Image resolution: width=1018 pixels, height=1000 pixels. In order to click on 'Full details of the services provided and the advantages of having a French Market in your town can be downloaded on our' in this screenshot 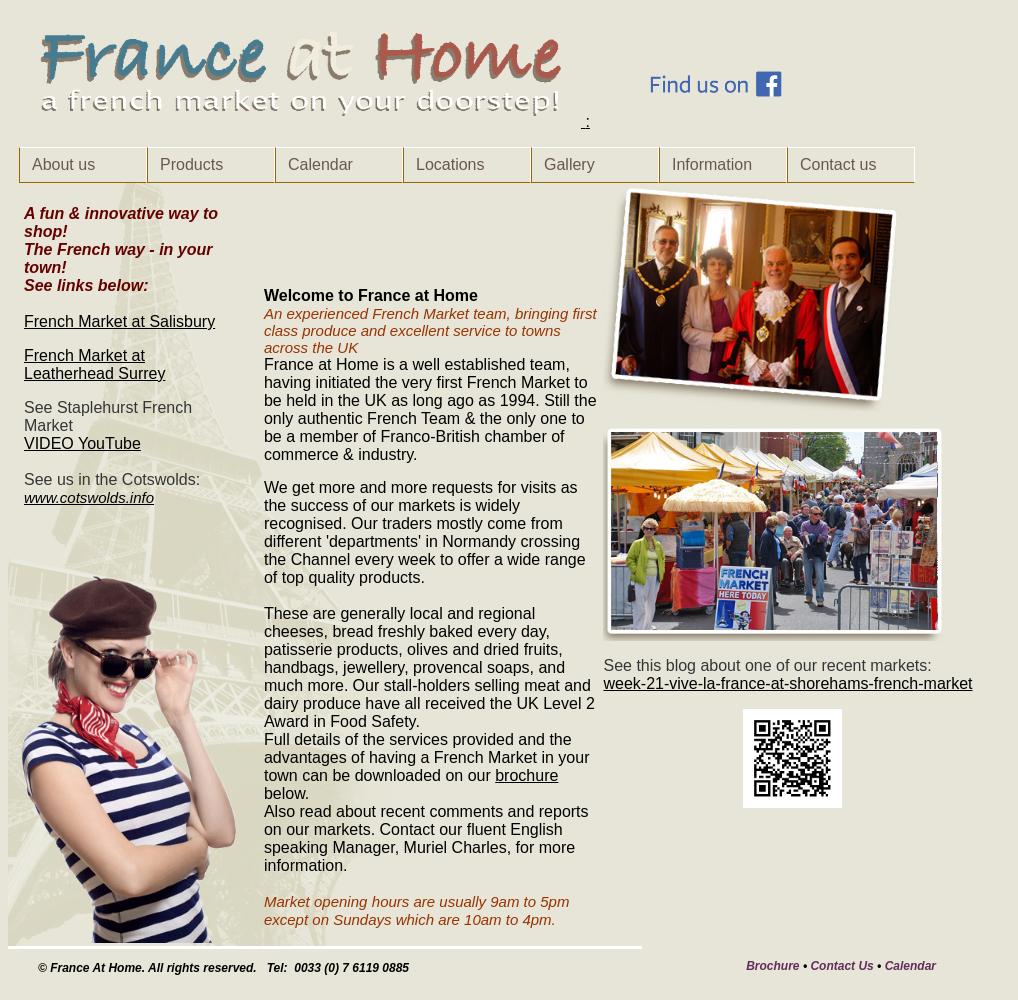, I will do `click(425, 757)`.